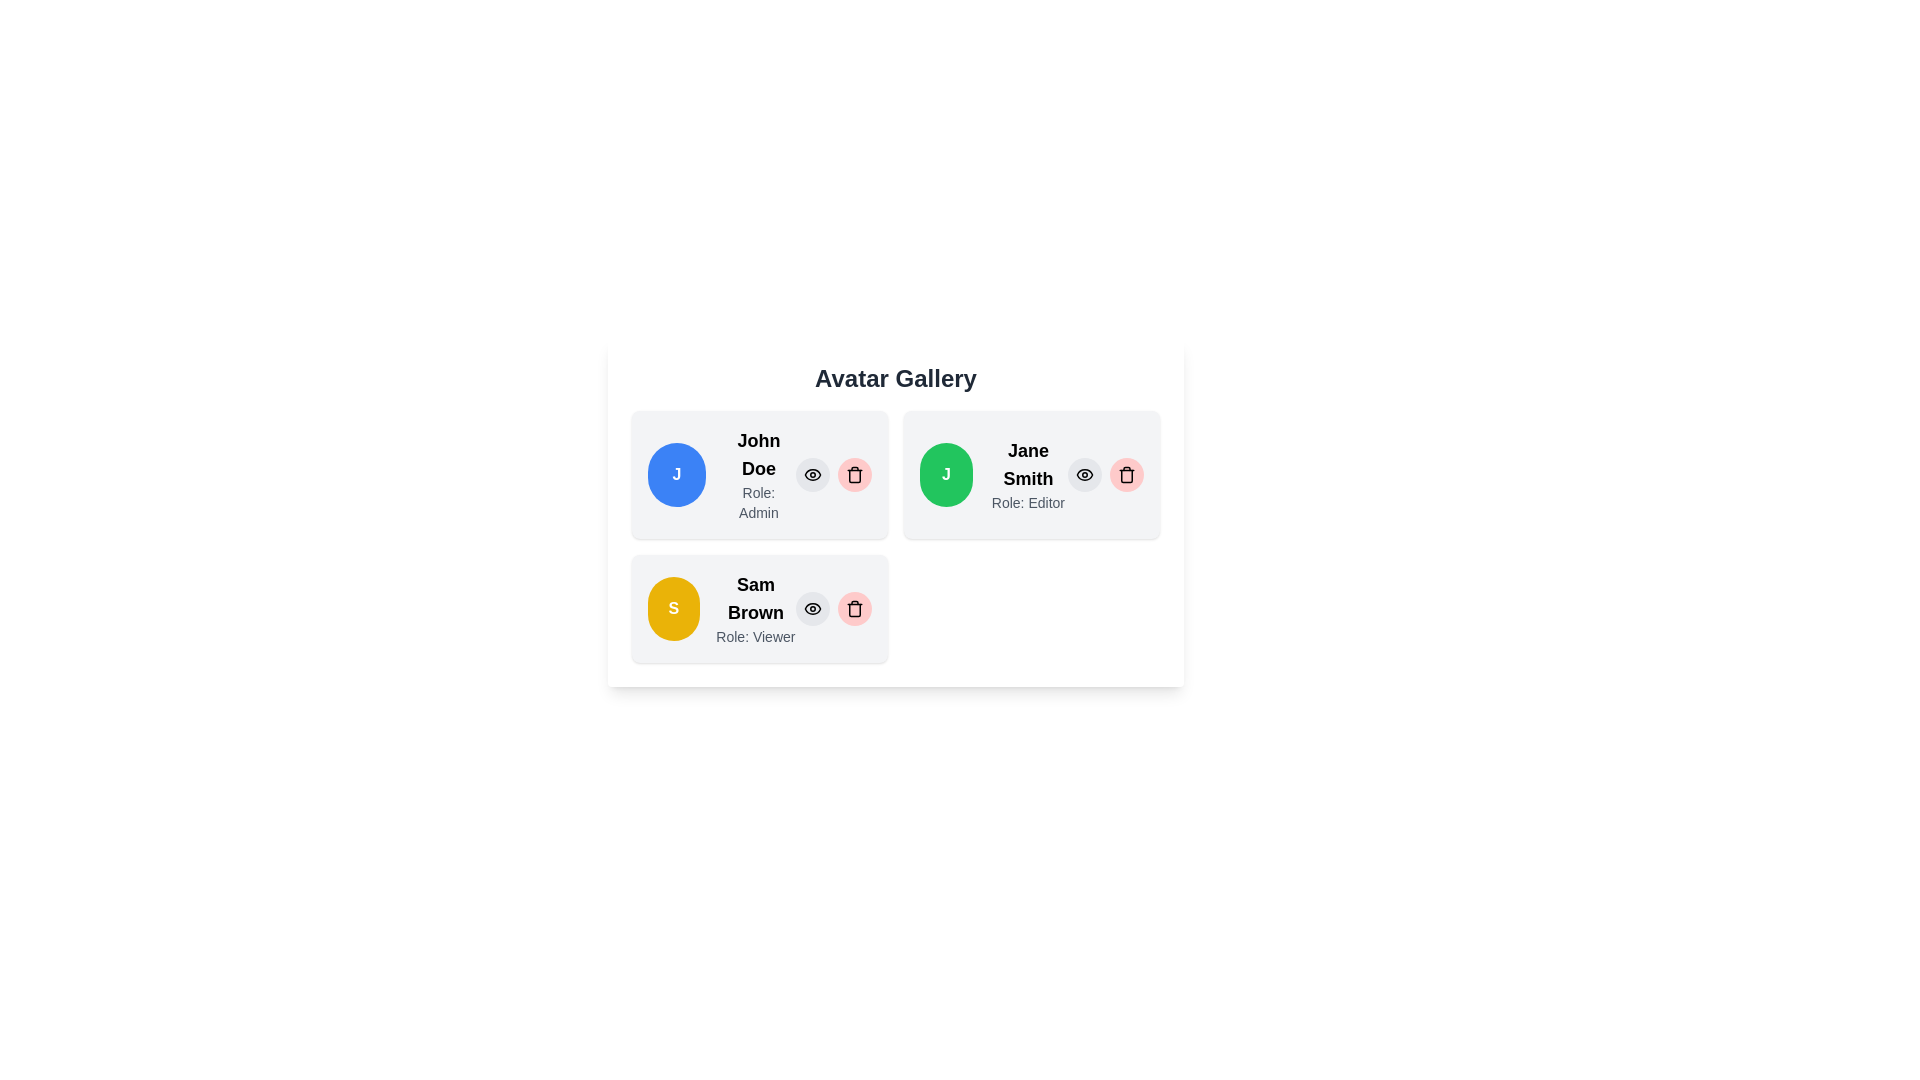 The height and width of the screenshot is (1080, 1920). Describe the element at coordinates (854, 474) in the screenshot. I see `the delete button associated with 'John Doe's card, located as the second button in the right-aligned button group, adjacent to the eye symbol button` at that location.